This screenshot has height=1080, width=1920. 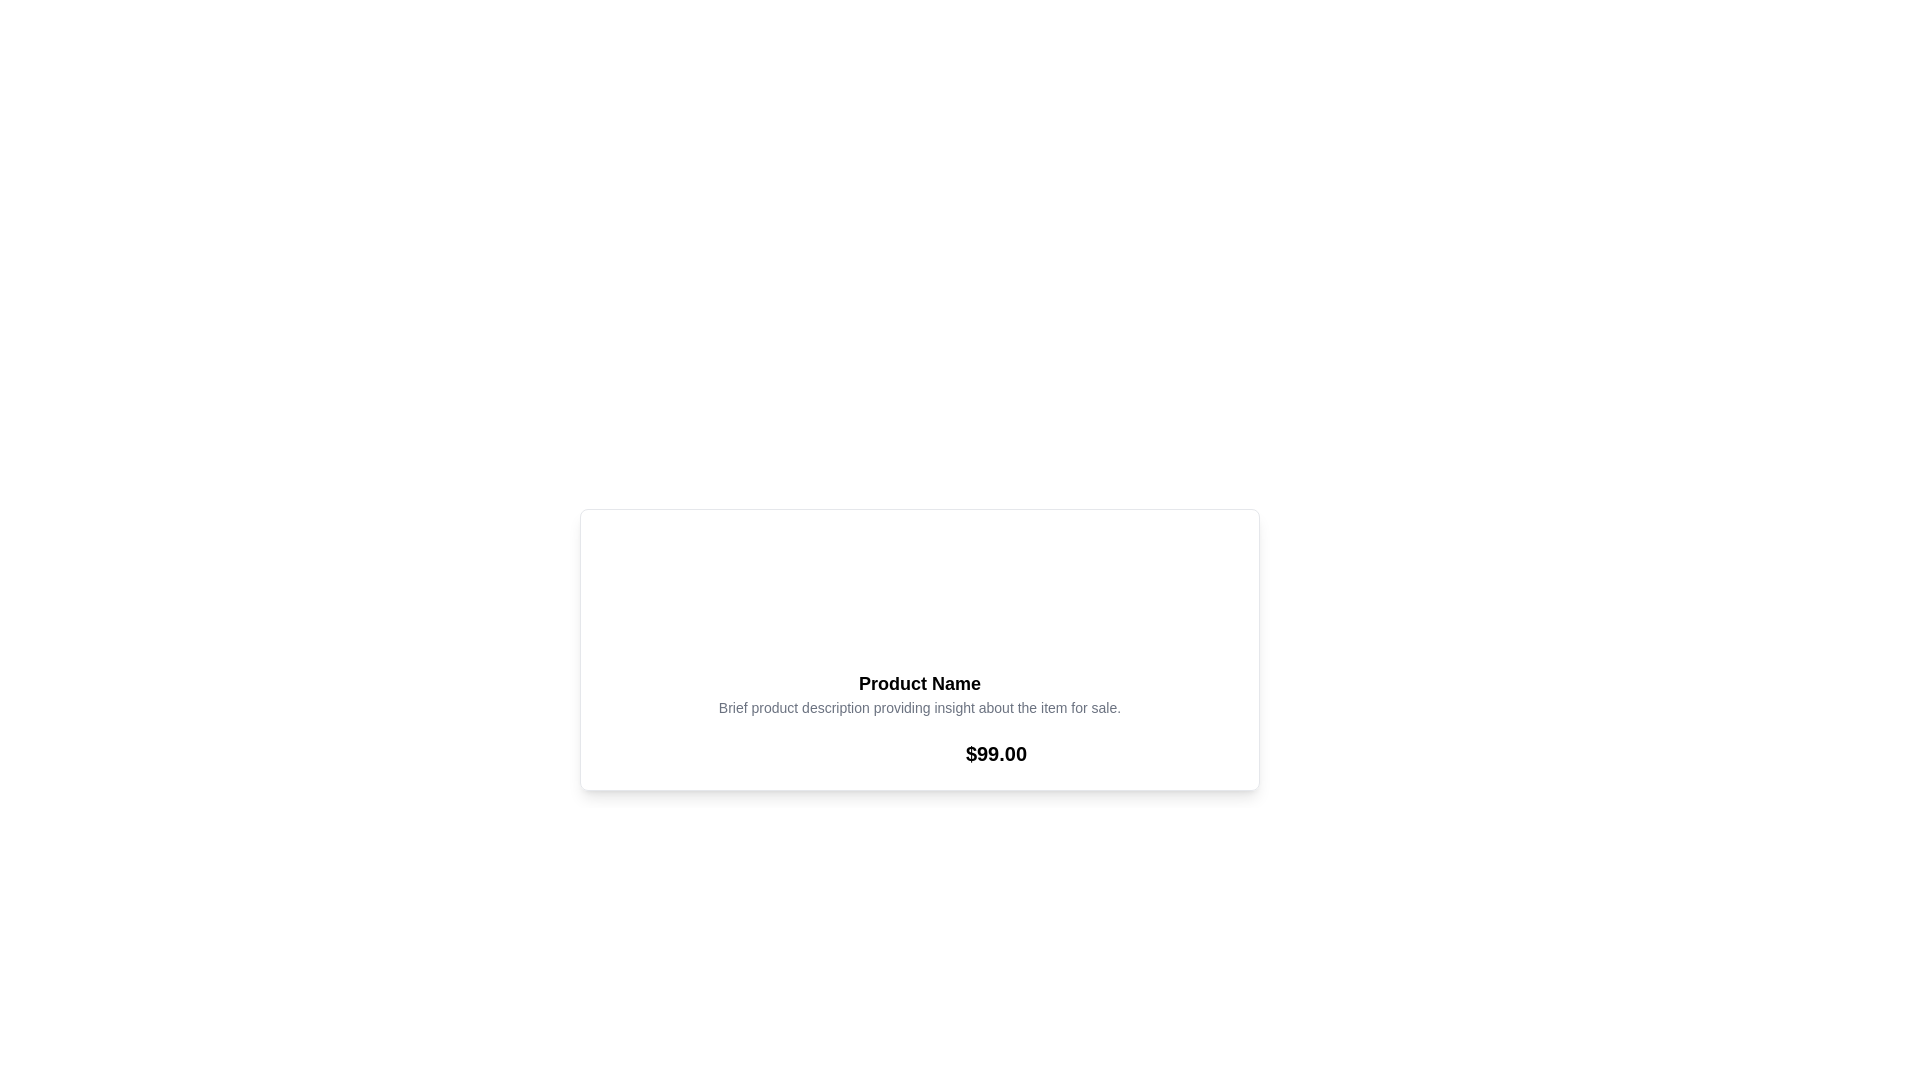 I want to click on the price tag displaying '$99.00', so click(x=996, y=753).